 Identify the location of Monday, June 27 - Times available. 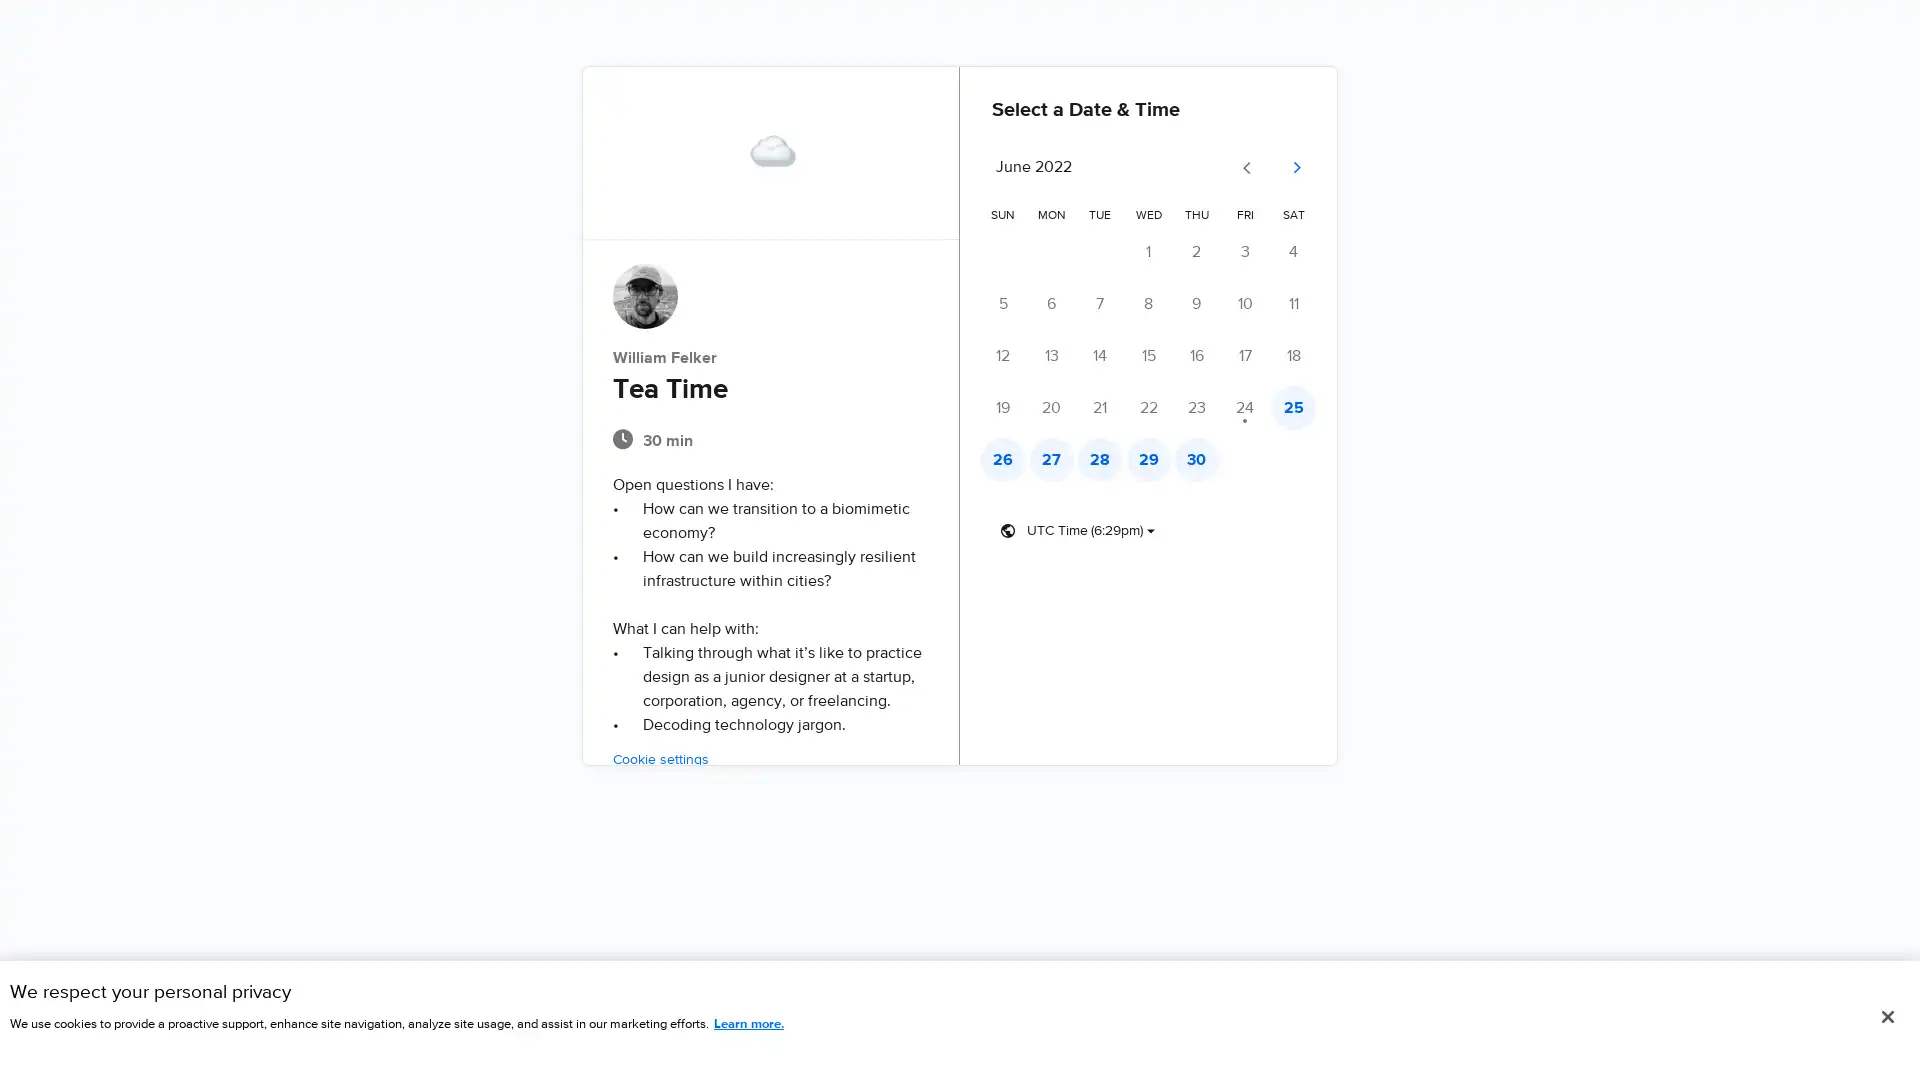
(1055, 459).